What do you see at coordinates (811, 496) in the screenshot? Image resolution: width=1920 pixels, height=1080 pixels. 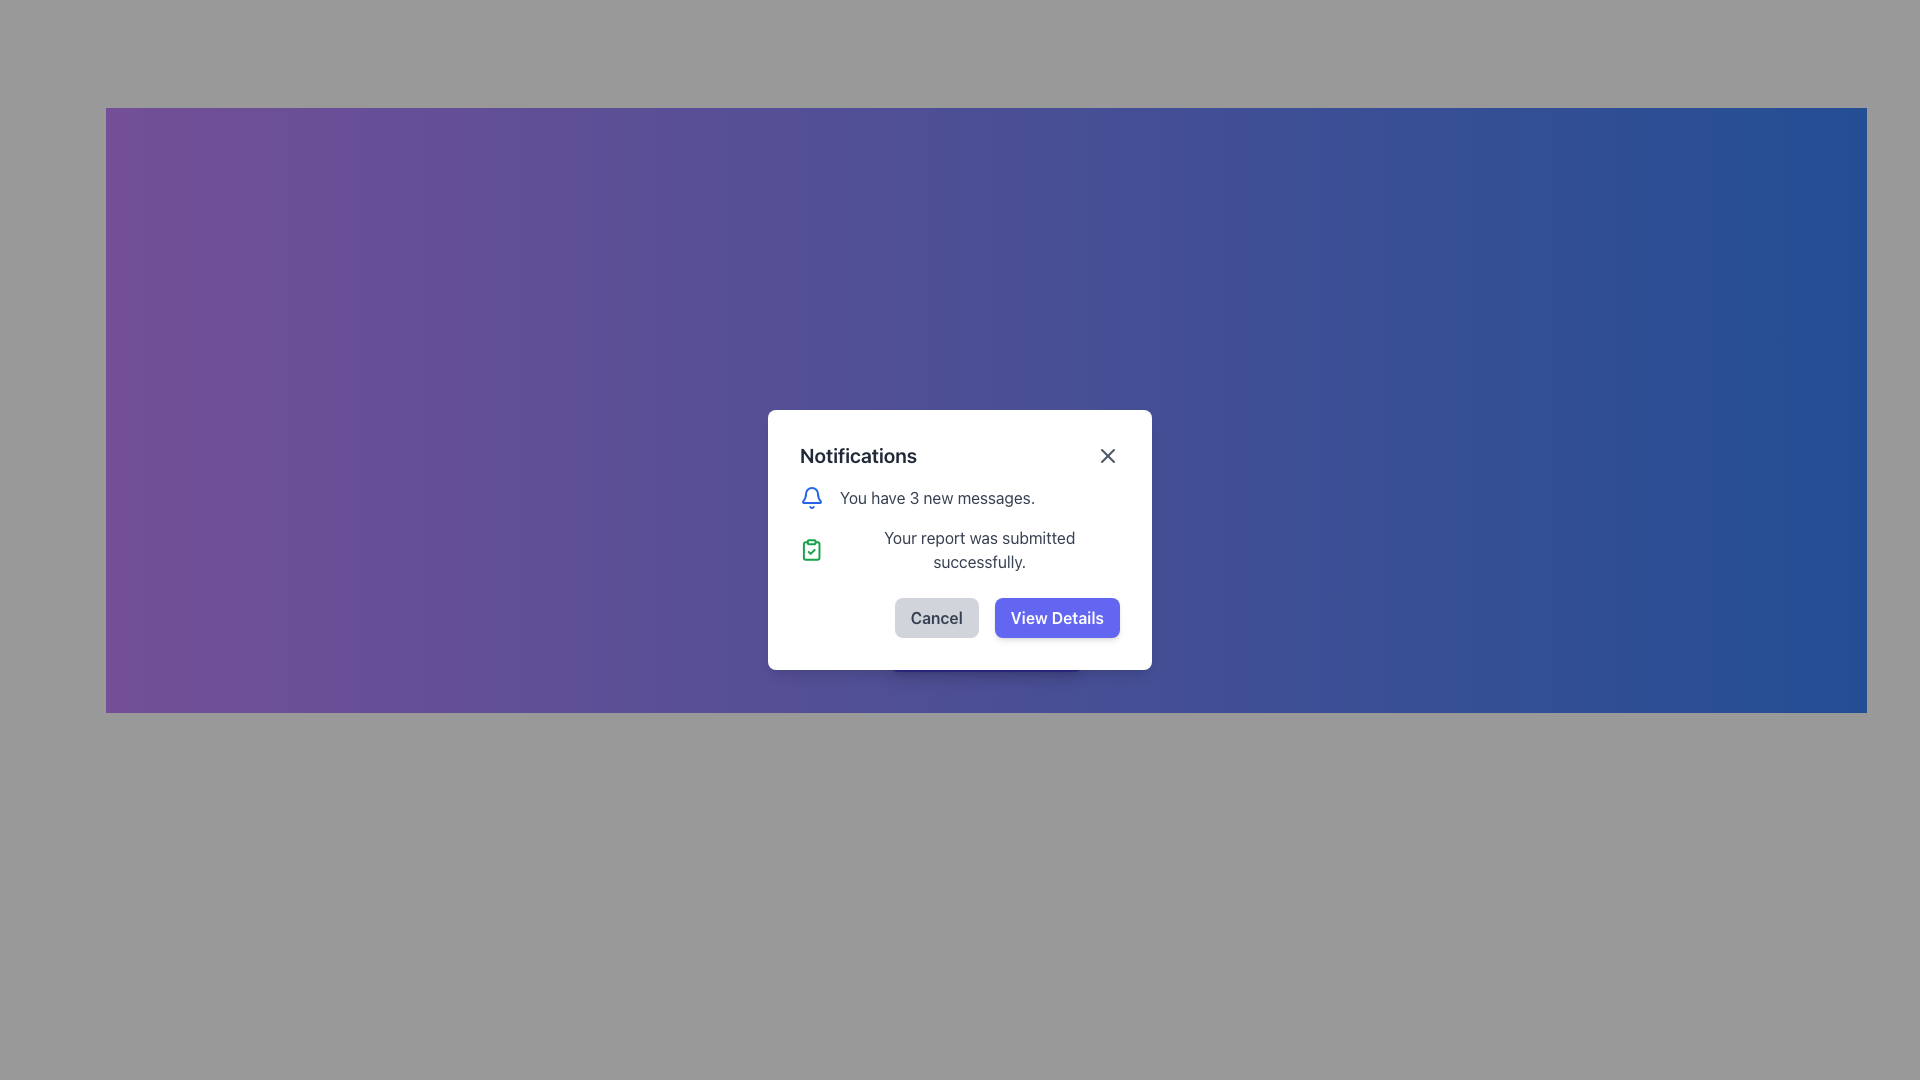 I see `the bell icon located in the notification area` at bounding box center [811, 496].